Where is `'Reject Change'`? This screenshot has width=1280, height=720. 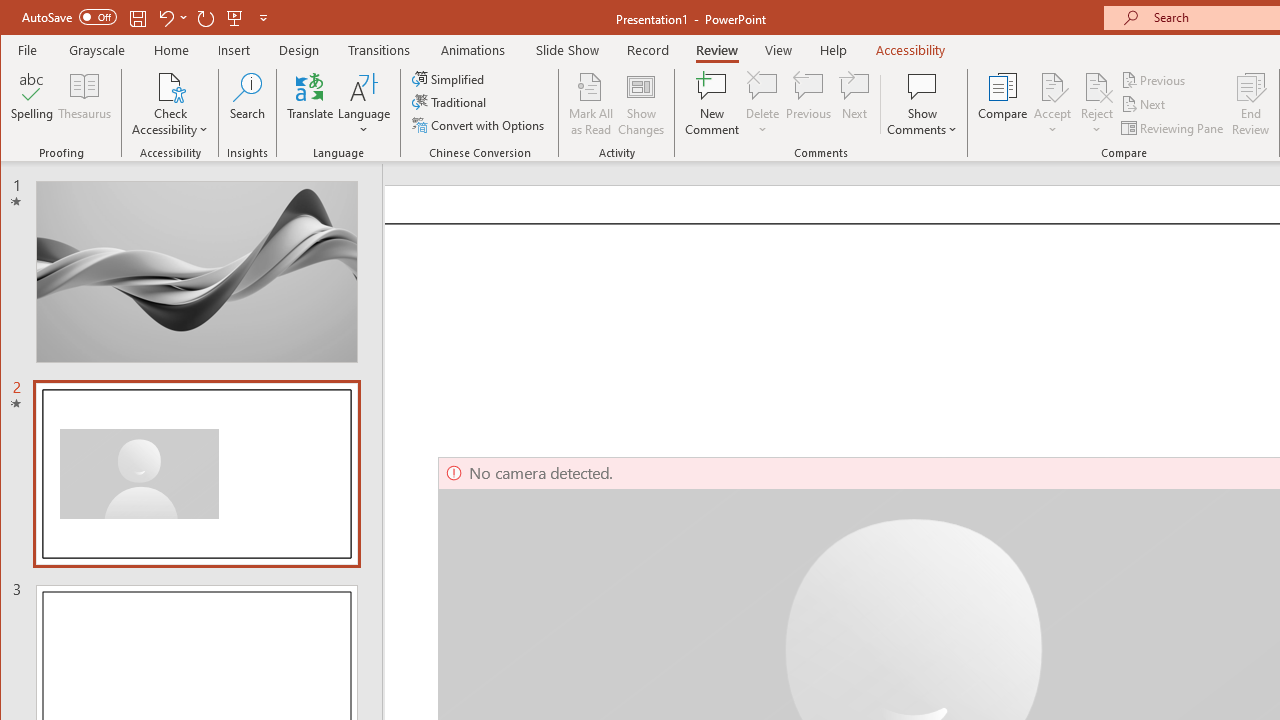
'Reject Change' is located at coordinates (1095, 85).